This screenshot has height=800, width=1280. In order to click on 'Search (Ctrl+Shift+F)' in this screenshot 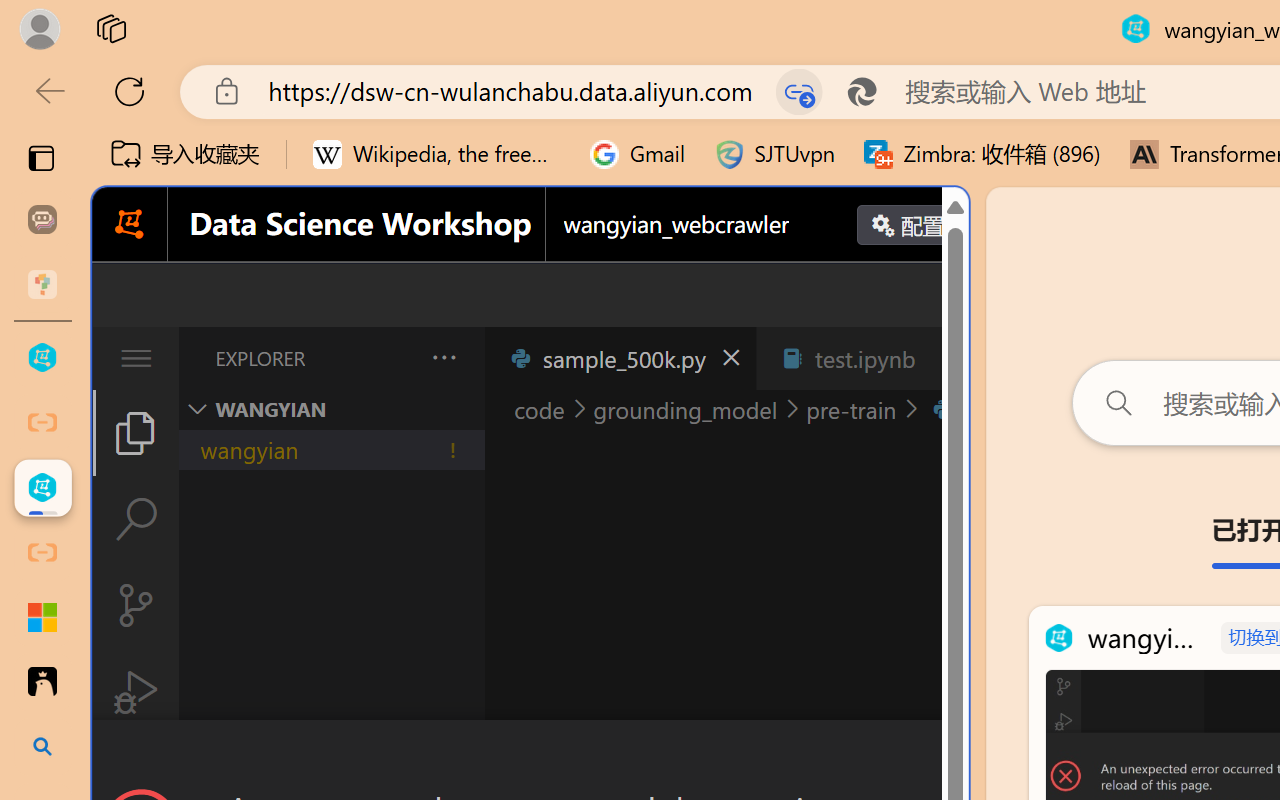, I will do `click(134, 518)`.